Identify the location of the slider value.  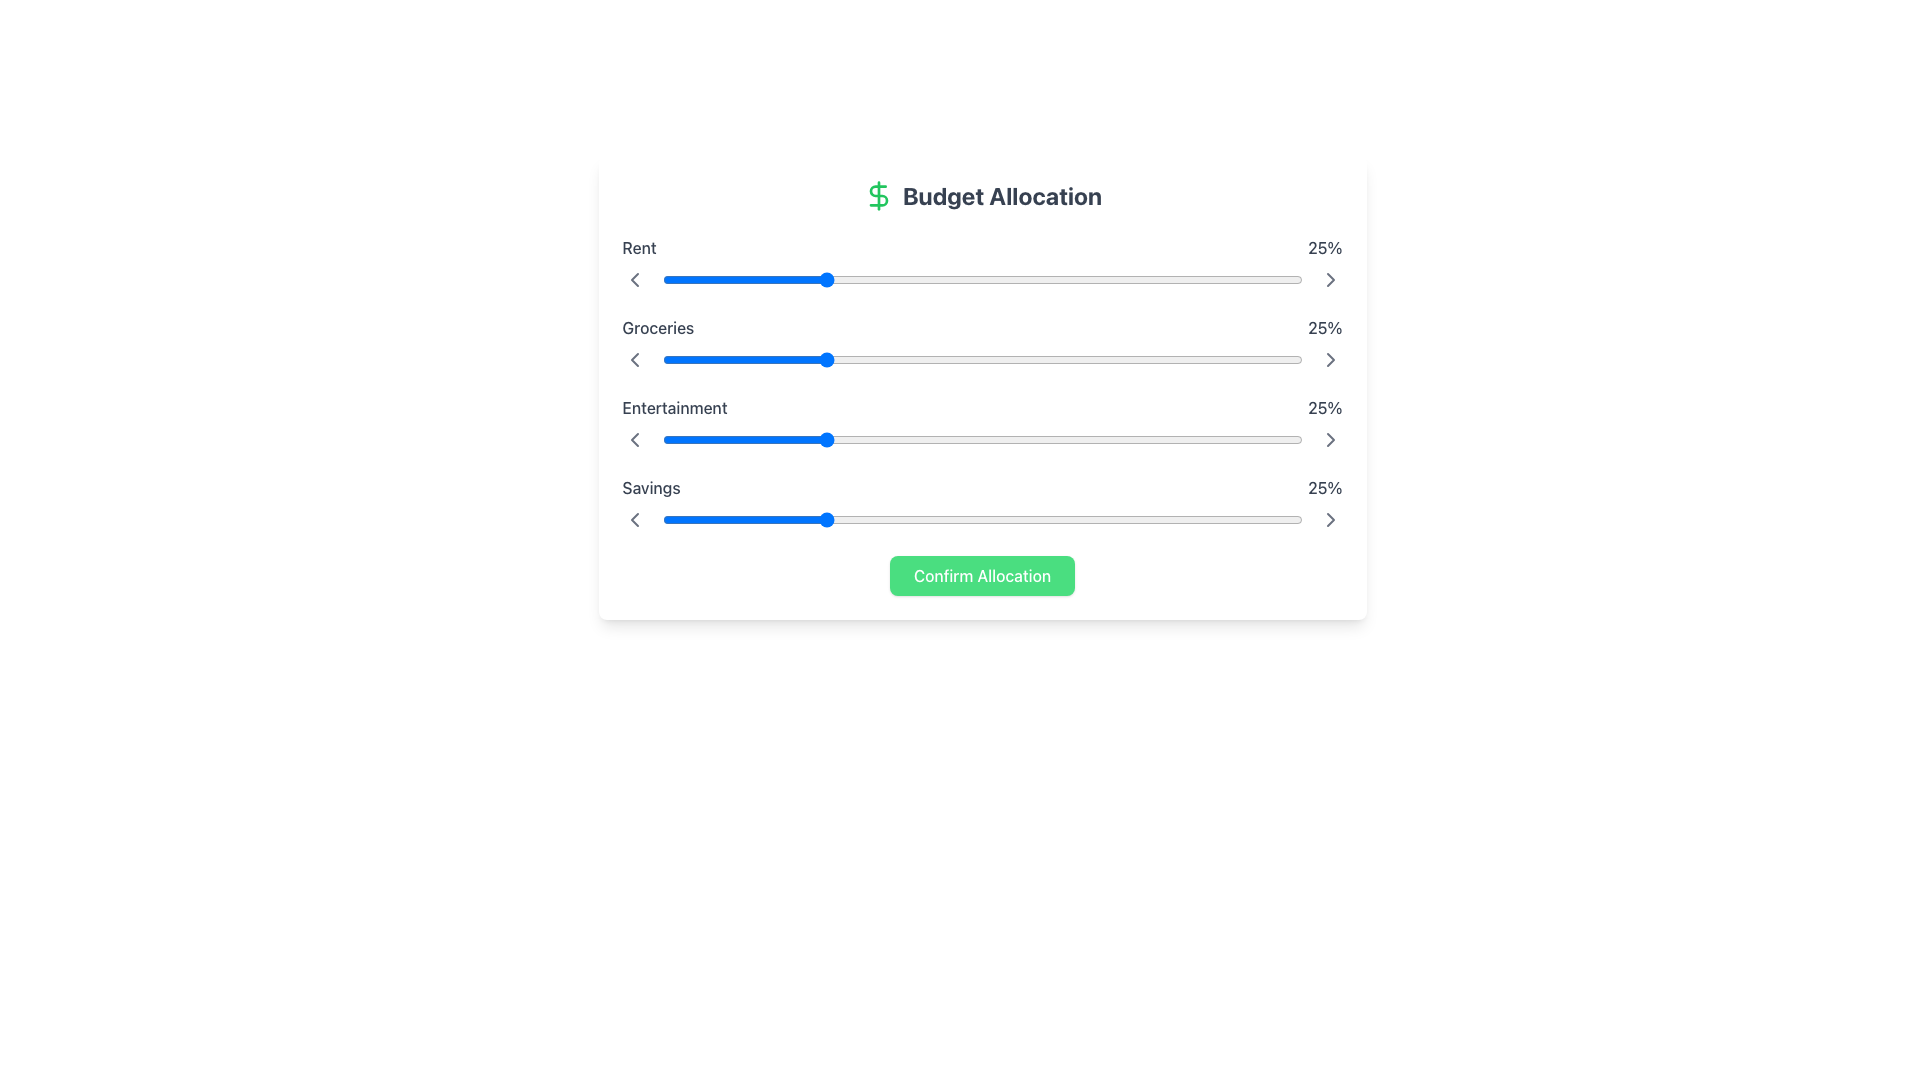
(694, 519).